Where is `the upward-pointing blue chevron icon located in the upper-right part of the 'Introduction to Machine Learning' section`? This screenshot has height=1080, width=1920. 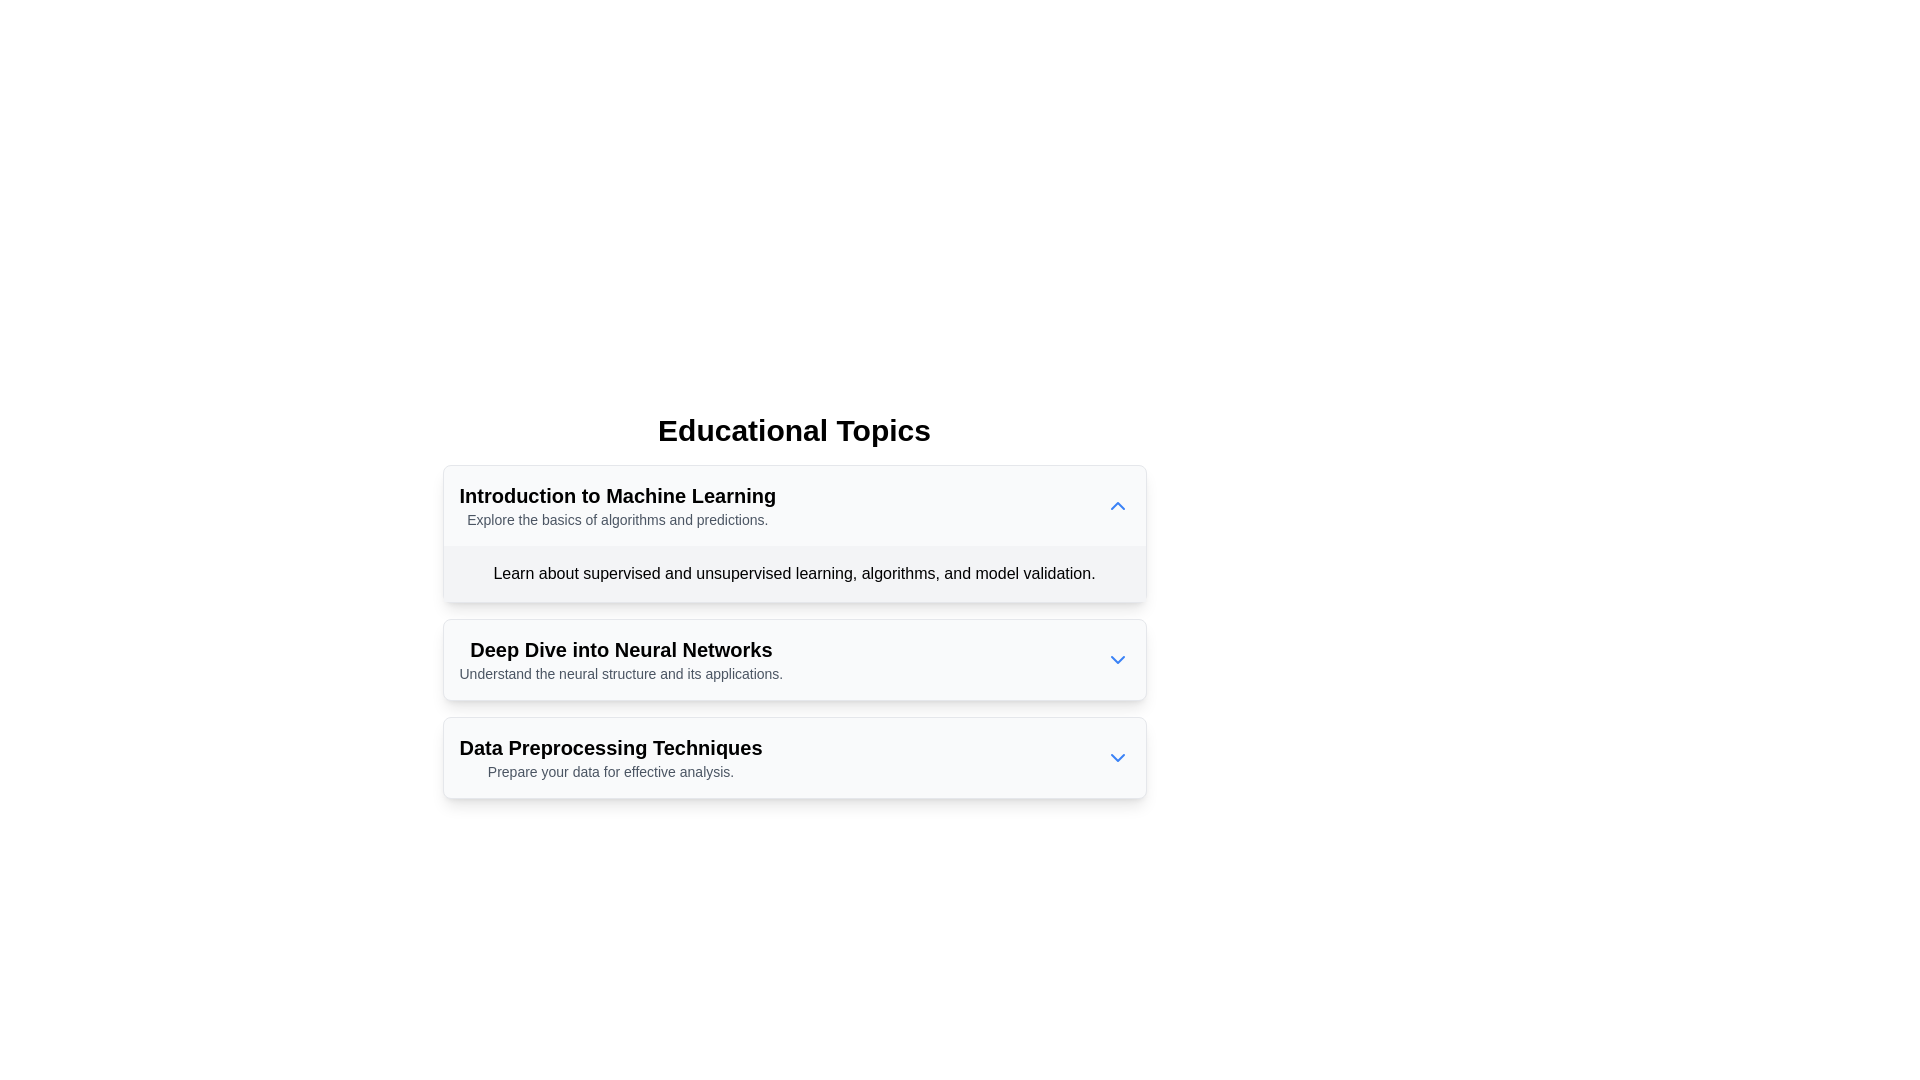
the upward-pointing blue chevron icon located in the upper-right part of the 'Introduction to Machine Learning' section is located at coordinates (1116, 504).